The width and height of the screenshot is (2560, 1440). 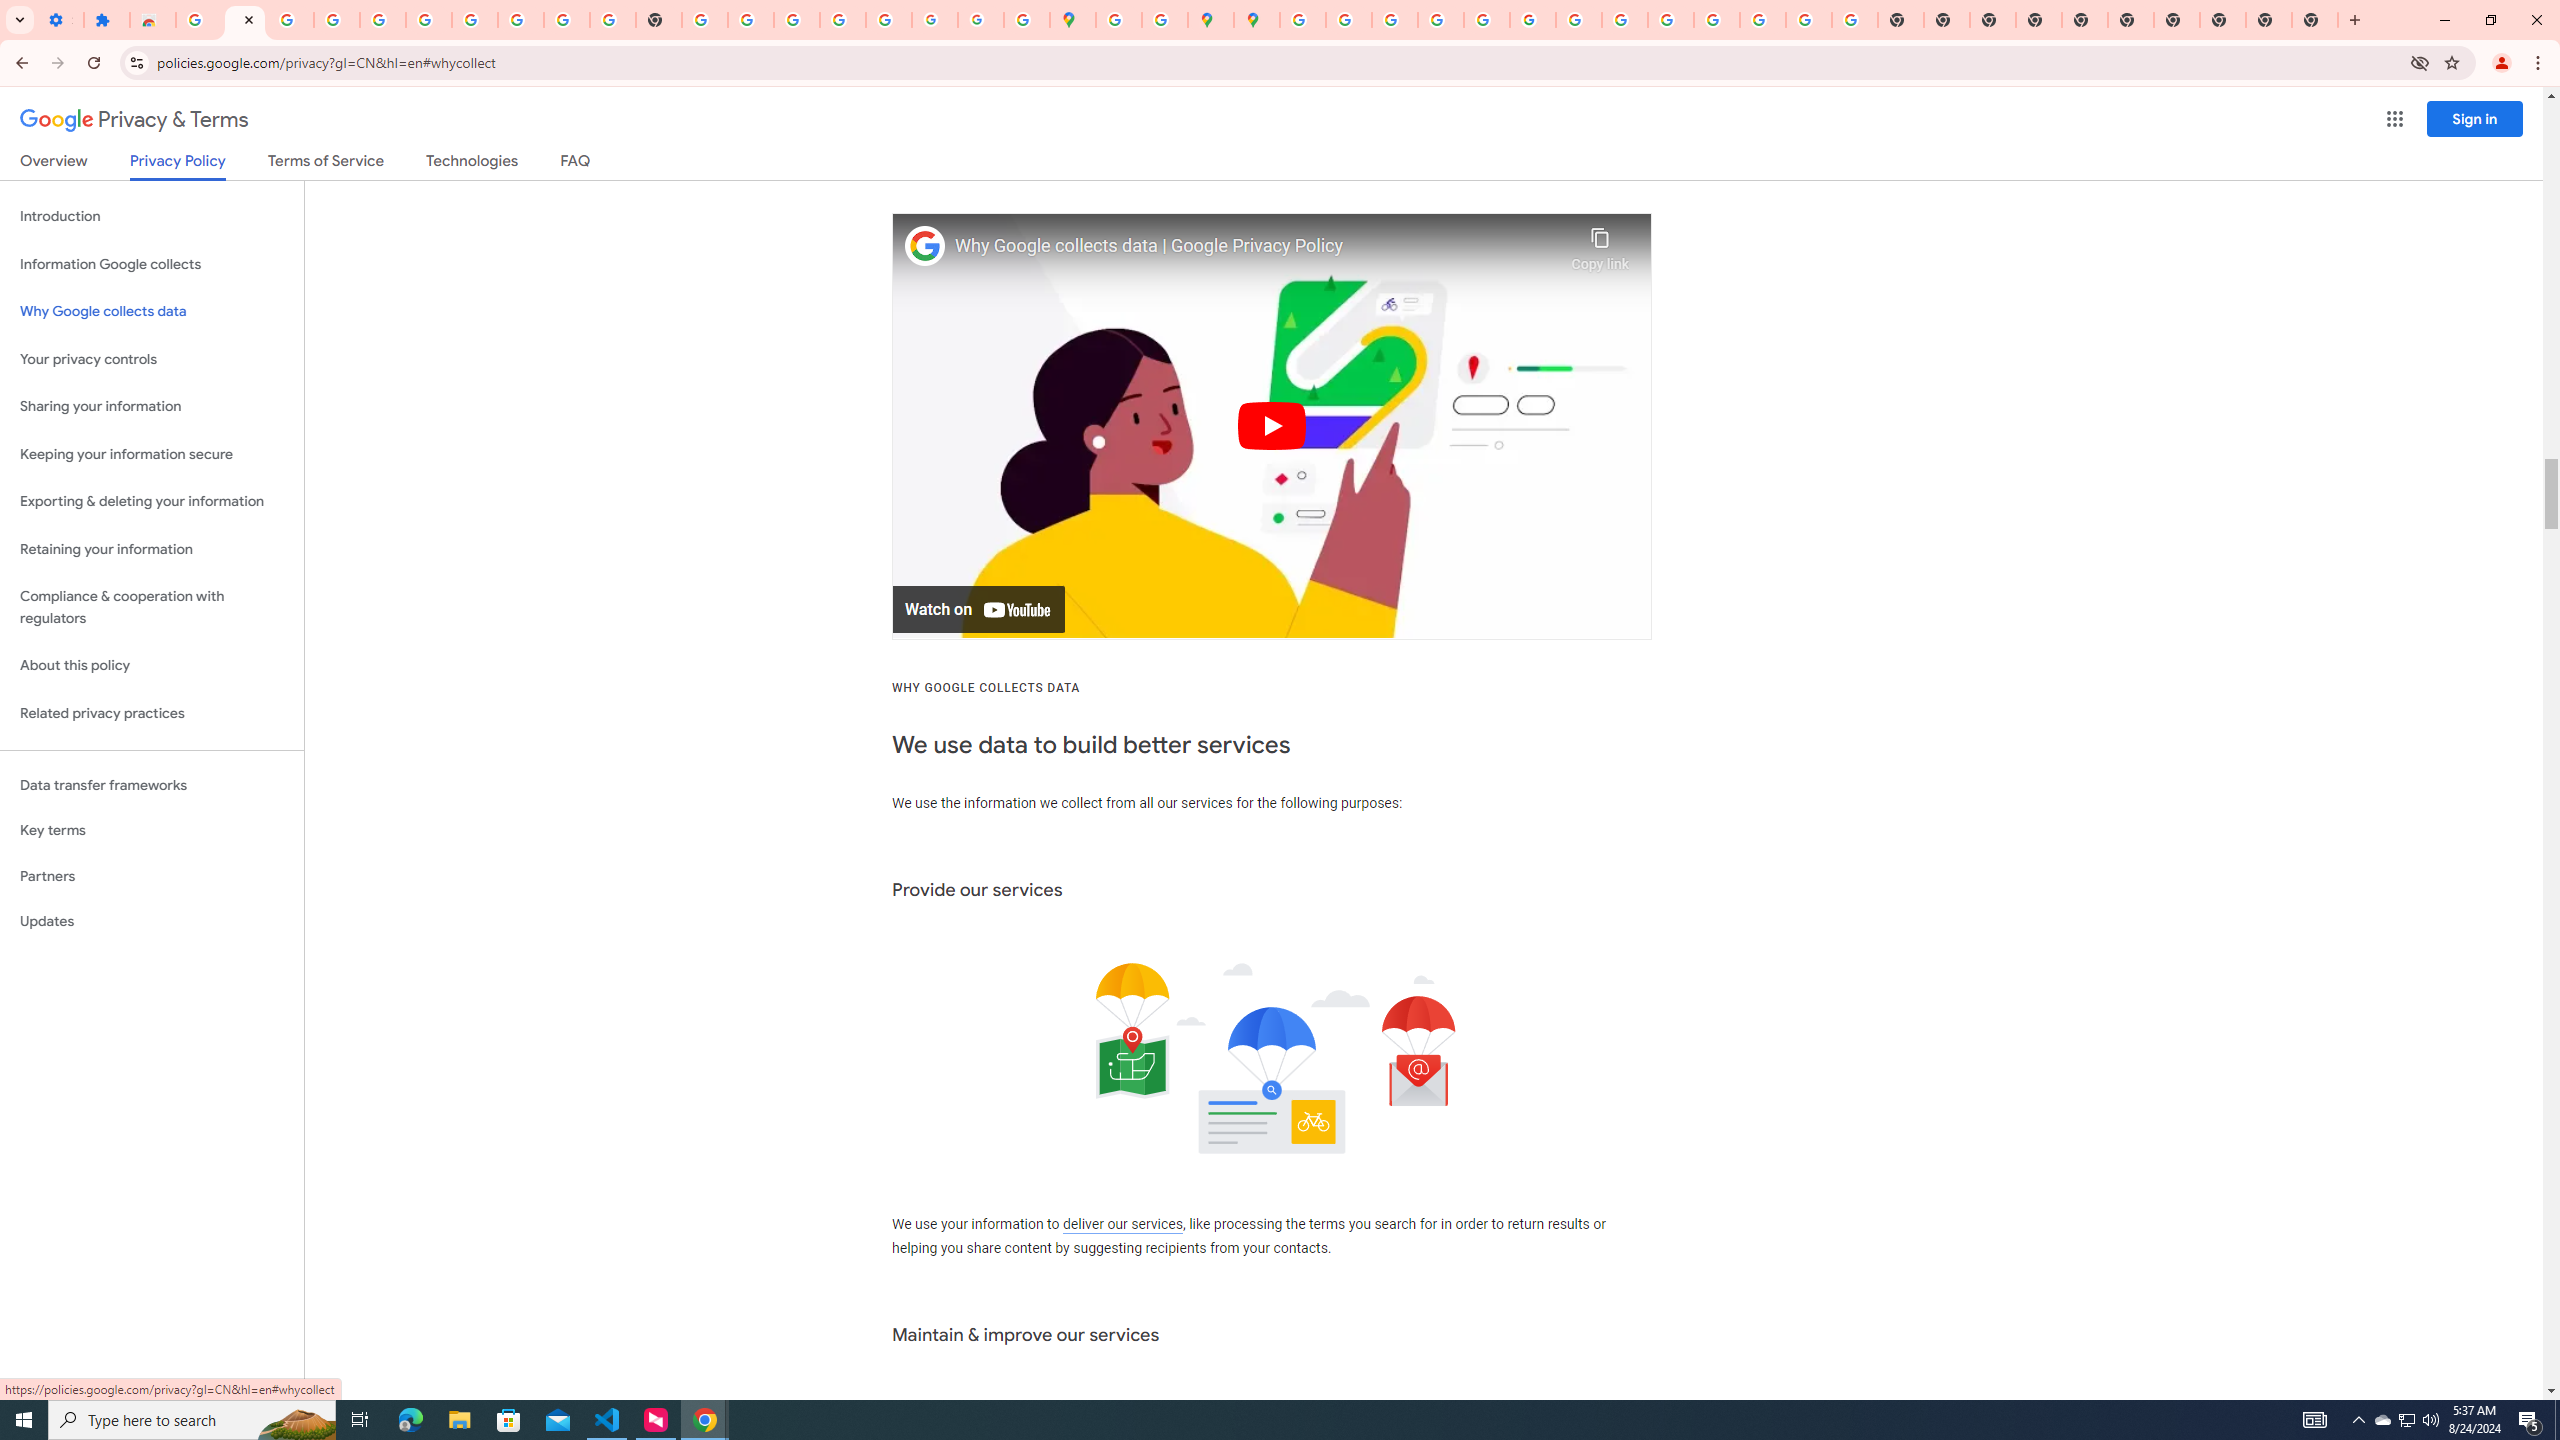 What do you see at coordinates (289, 19) in the screenshot?
I see `'Delete photos & videos - Computer - Google Photos Help'` at bounding box center [289, 19].